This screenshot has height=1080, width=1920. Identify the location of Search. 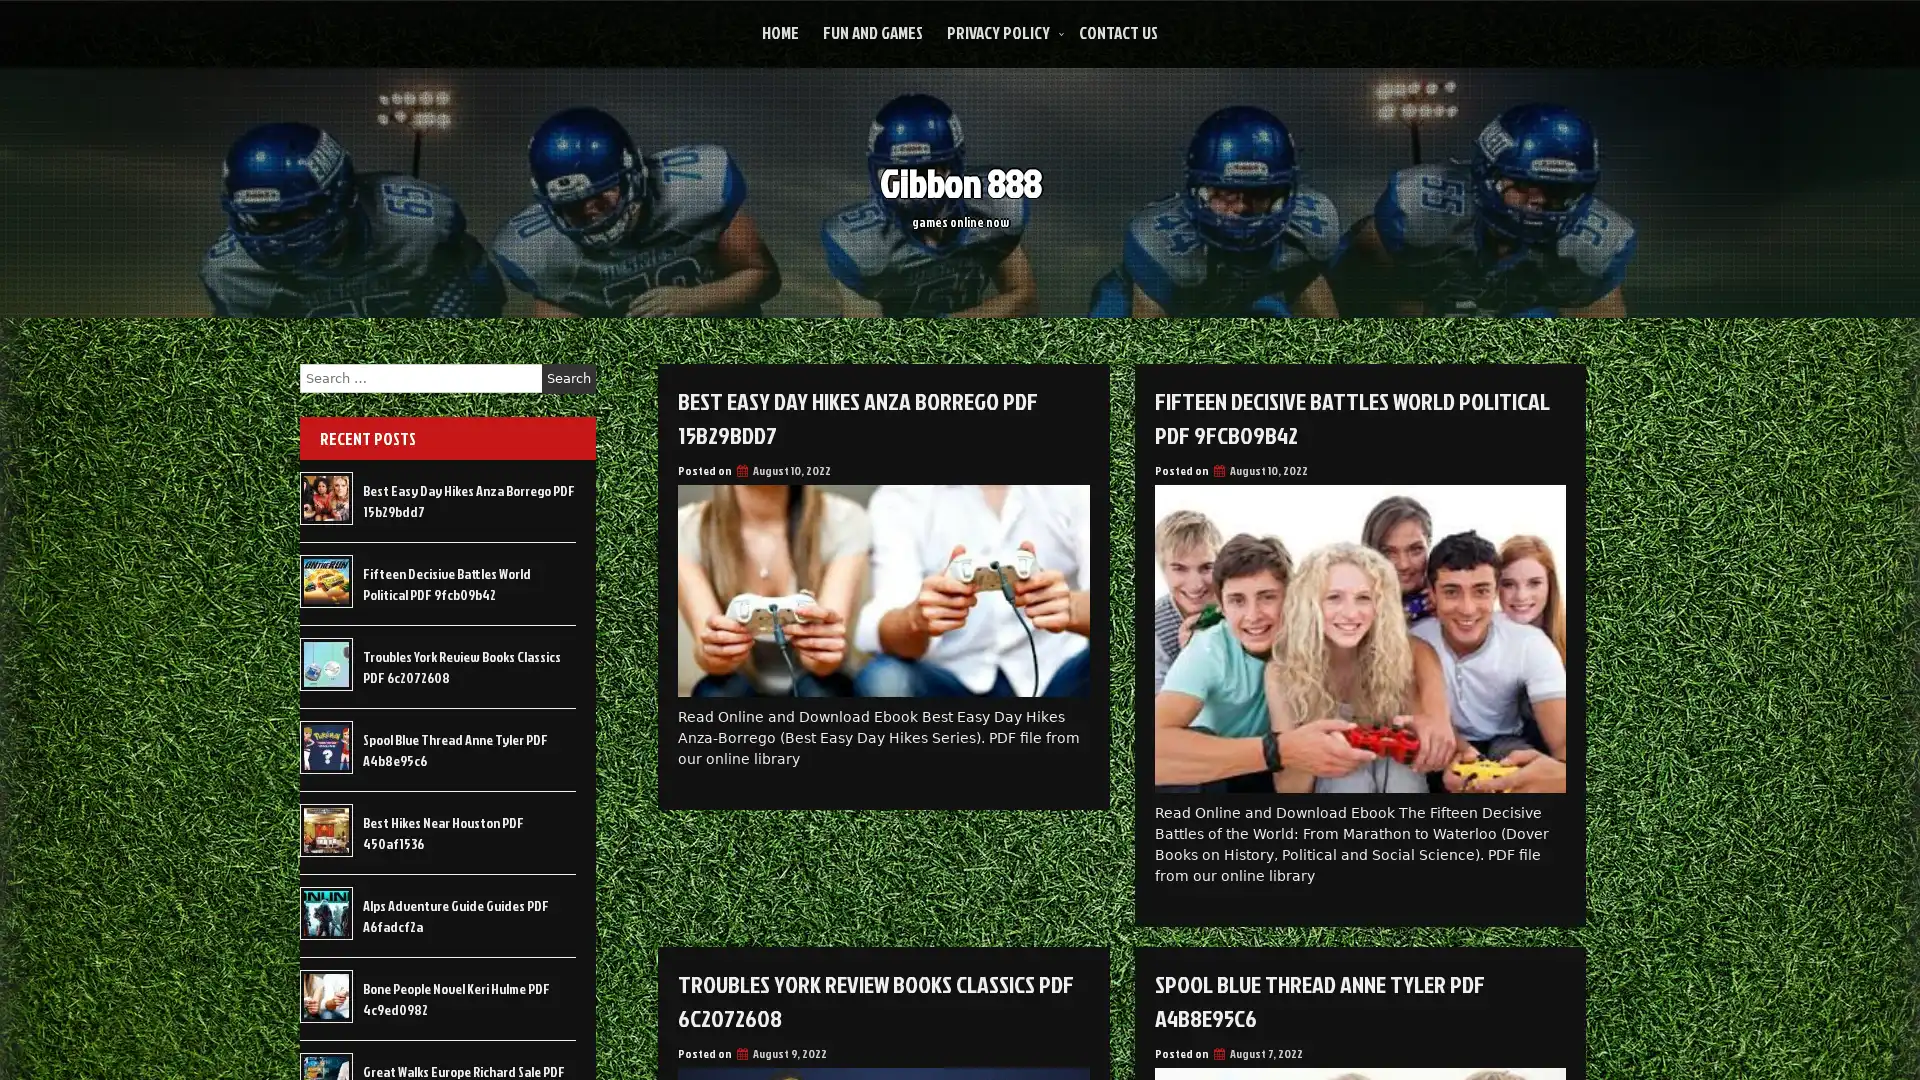
(568, 378).